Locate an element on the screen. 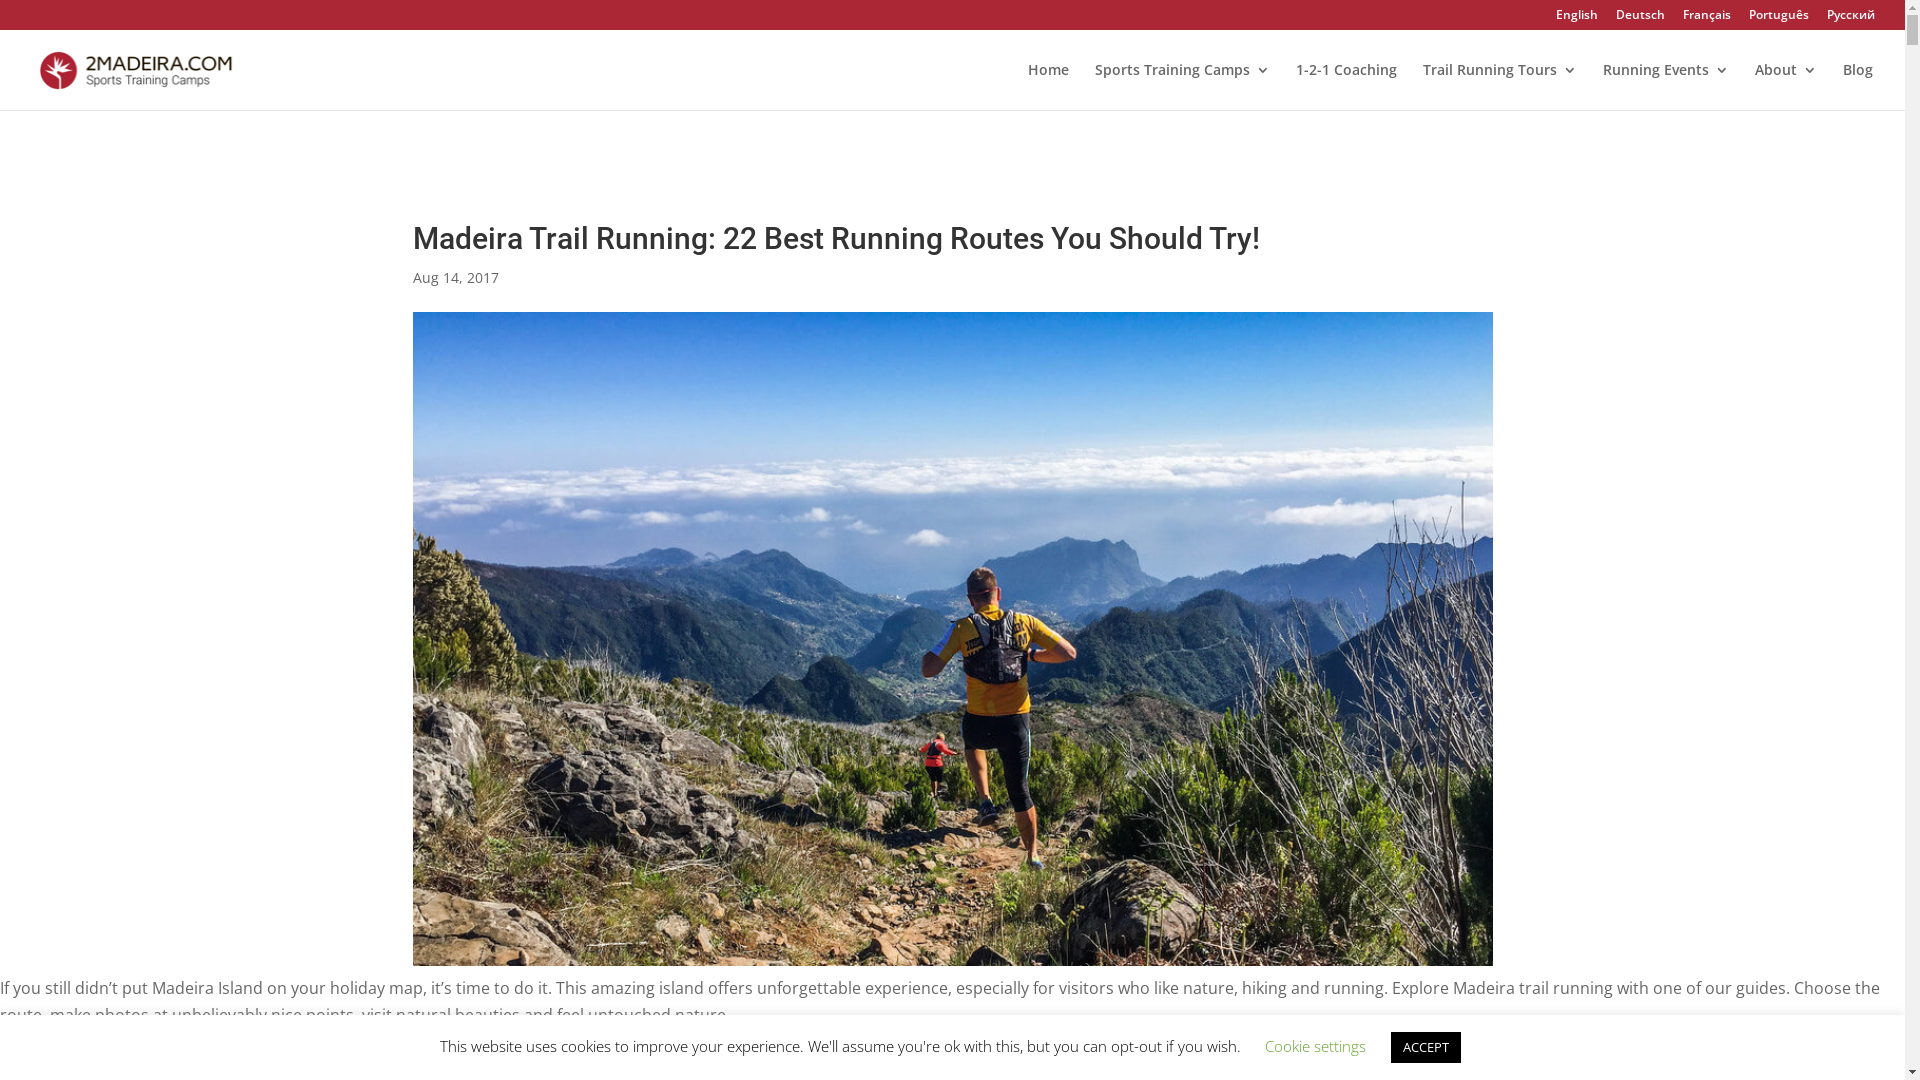 This screenshot has height=1080, width=1920. 'Running Events' is located at coordinates (1665, 85).